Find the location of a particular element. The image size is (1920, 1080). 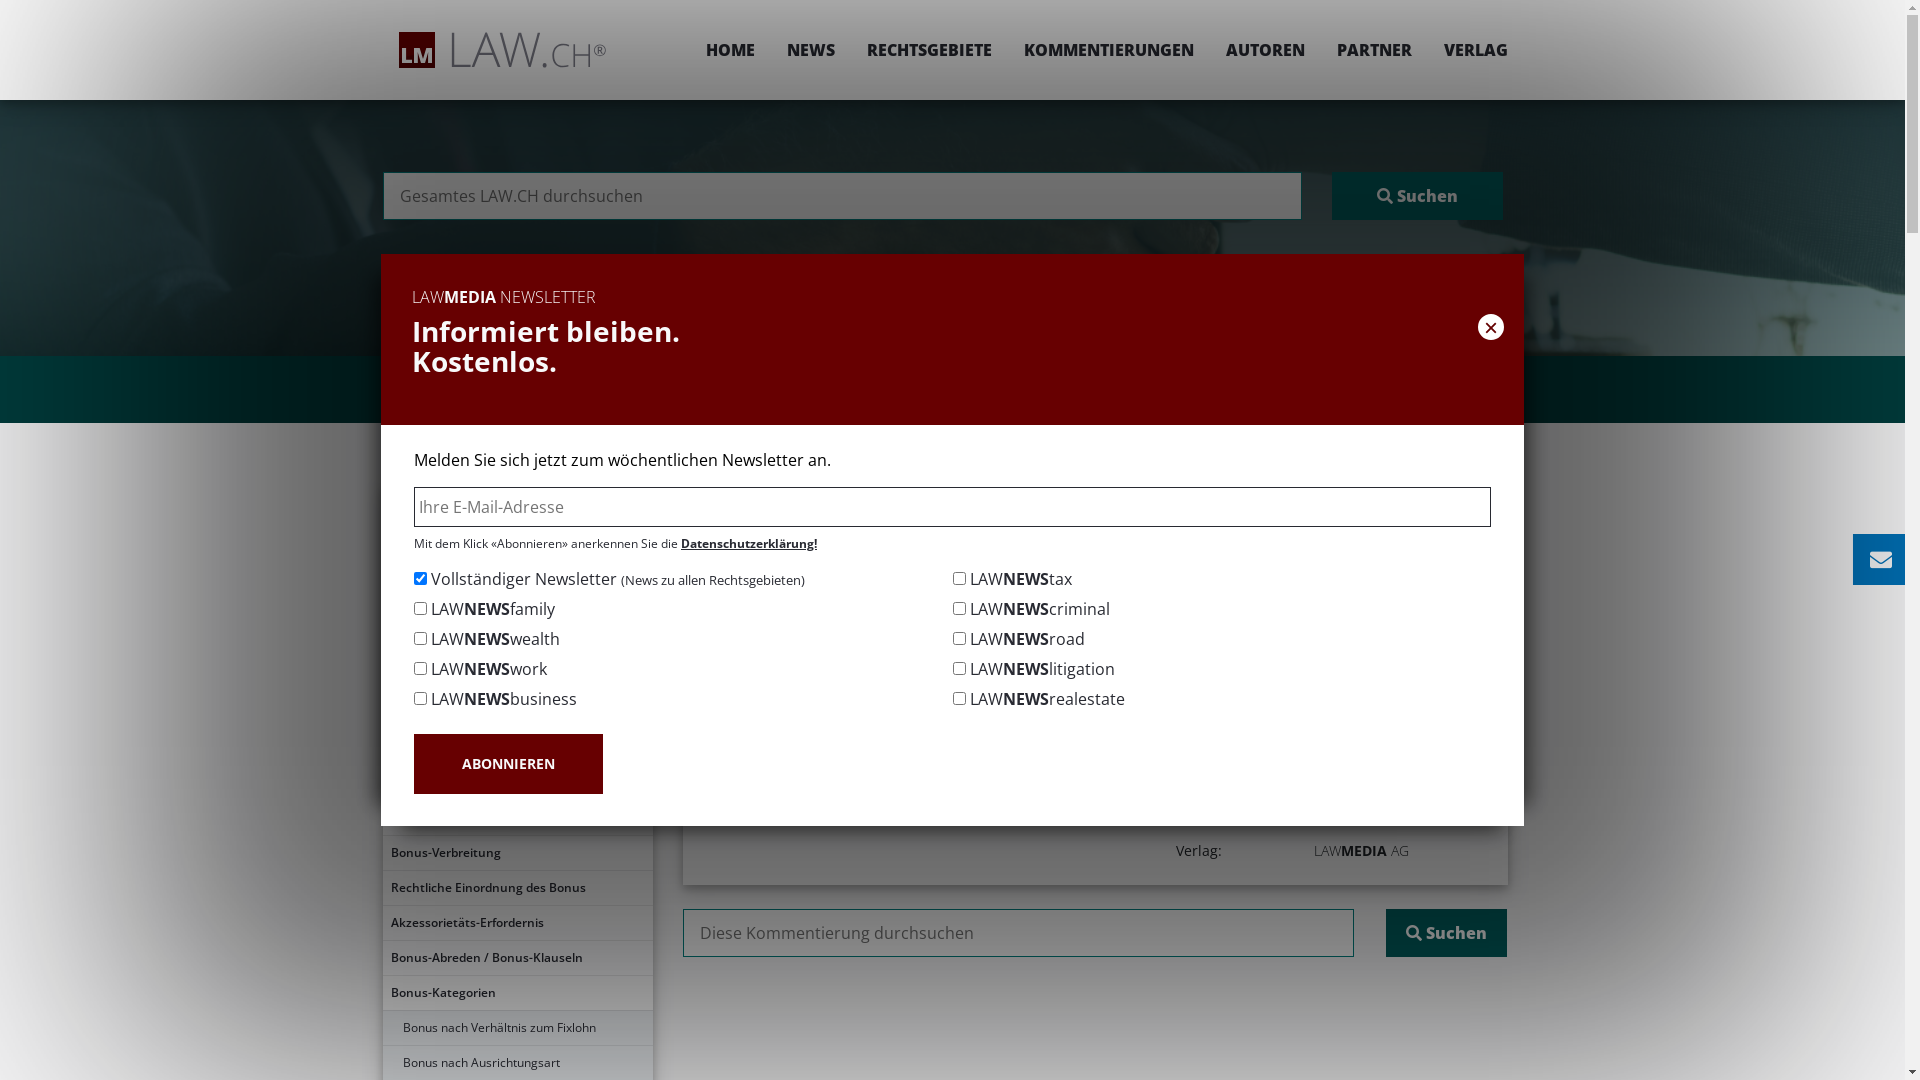

'Bonus-Abreden / Bonus-Klauseln' is located at coordinates (517, 956).